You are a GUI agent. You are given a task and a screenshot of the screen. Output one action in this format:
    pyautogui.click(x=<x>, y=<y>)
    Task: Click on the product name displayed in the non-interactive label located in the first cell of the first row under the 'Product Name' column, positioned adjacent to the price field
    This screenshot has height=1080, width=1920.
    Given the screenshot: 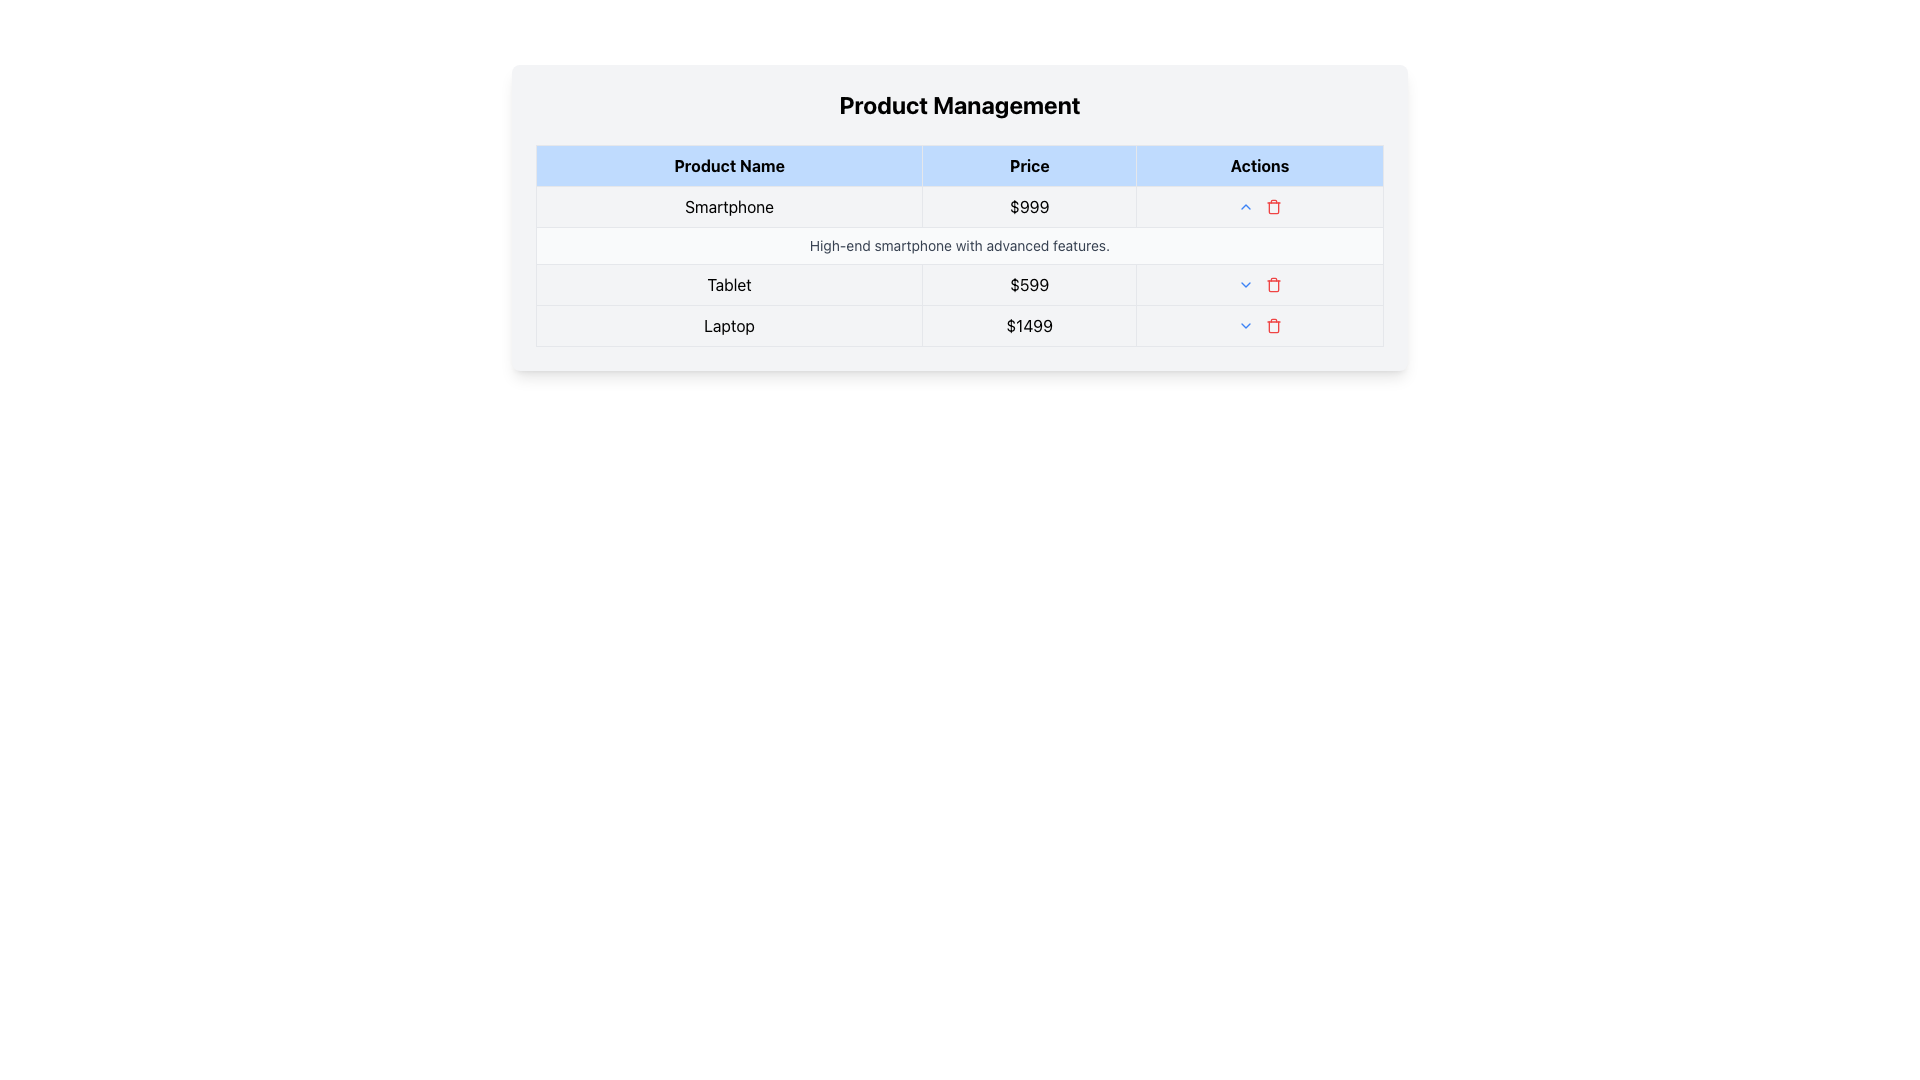 What is the action you would take?
    pyautogui.click(x=728, y=207)
    